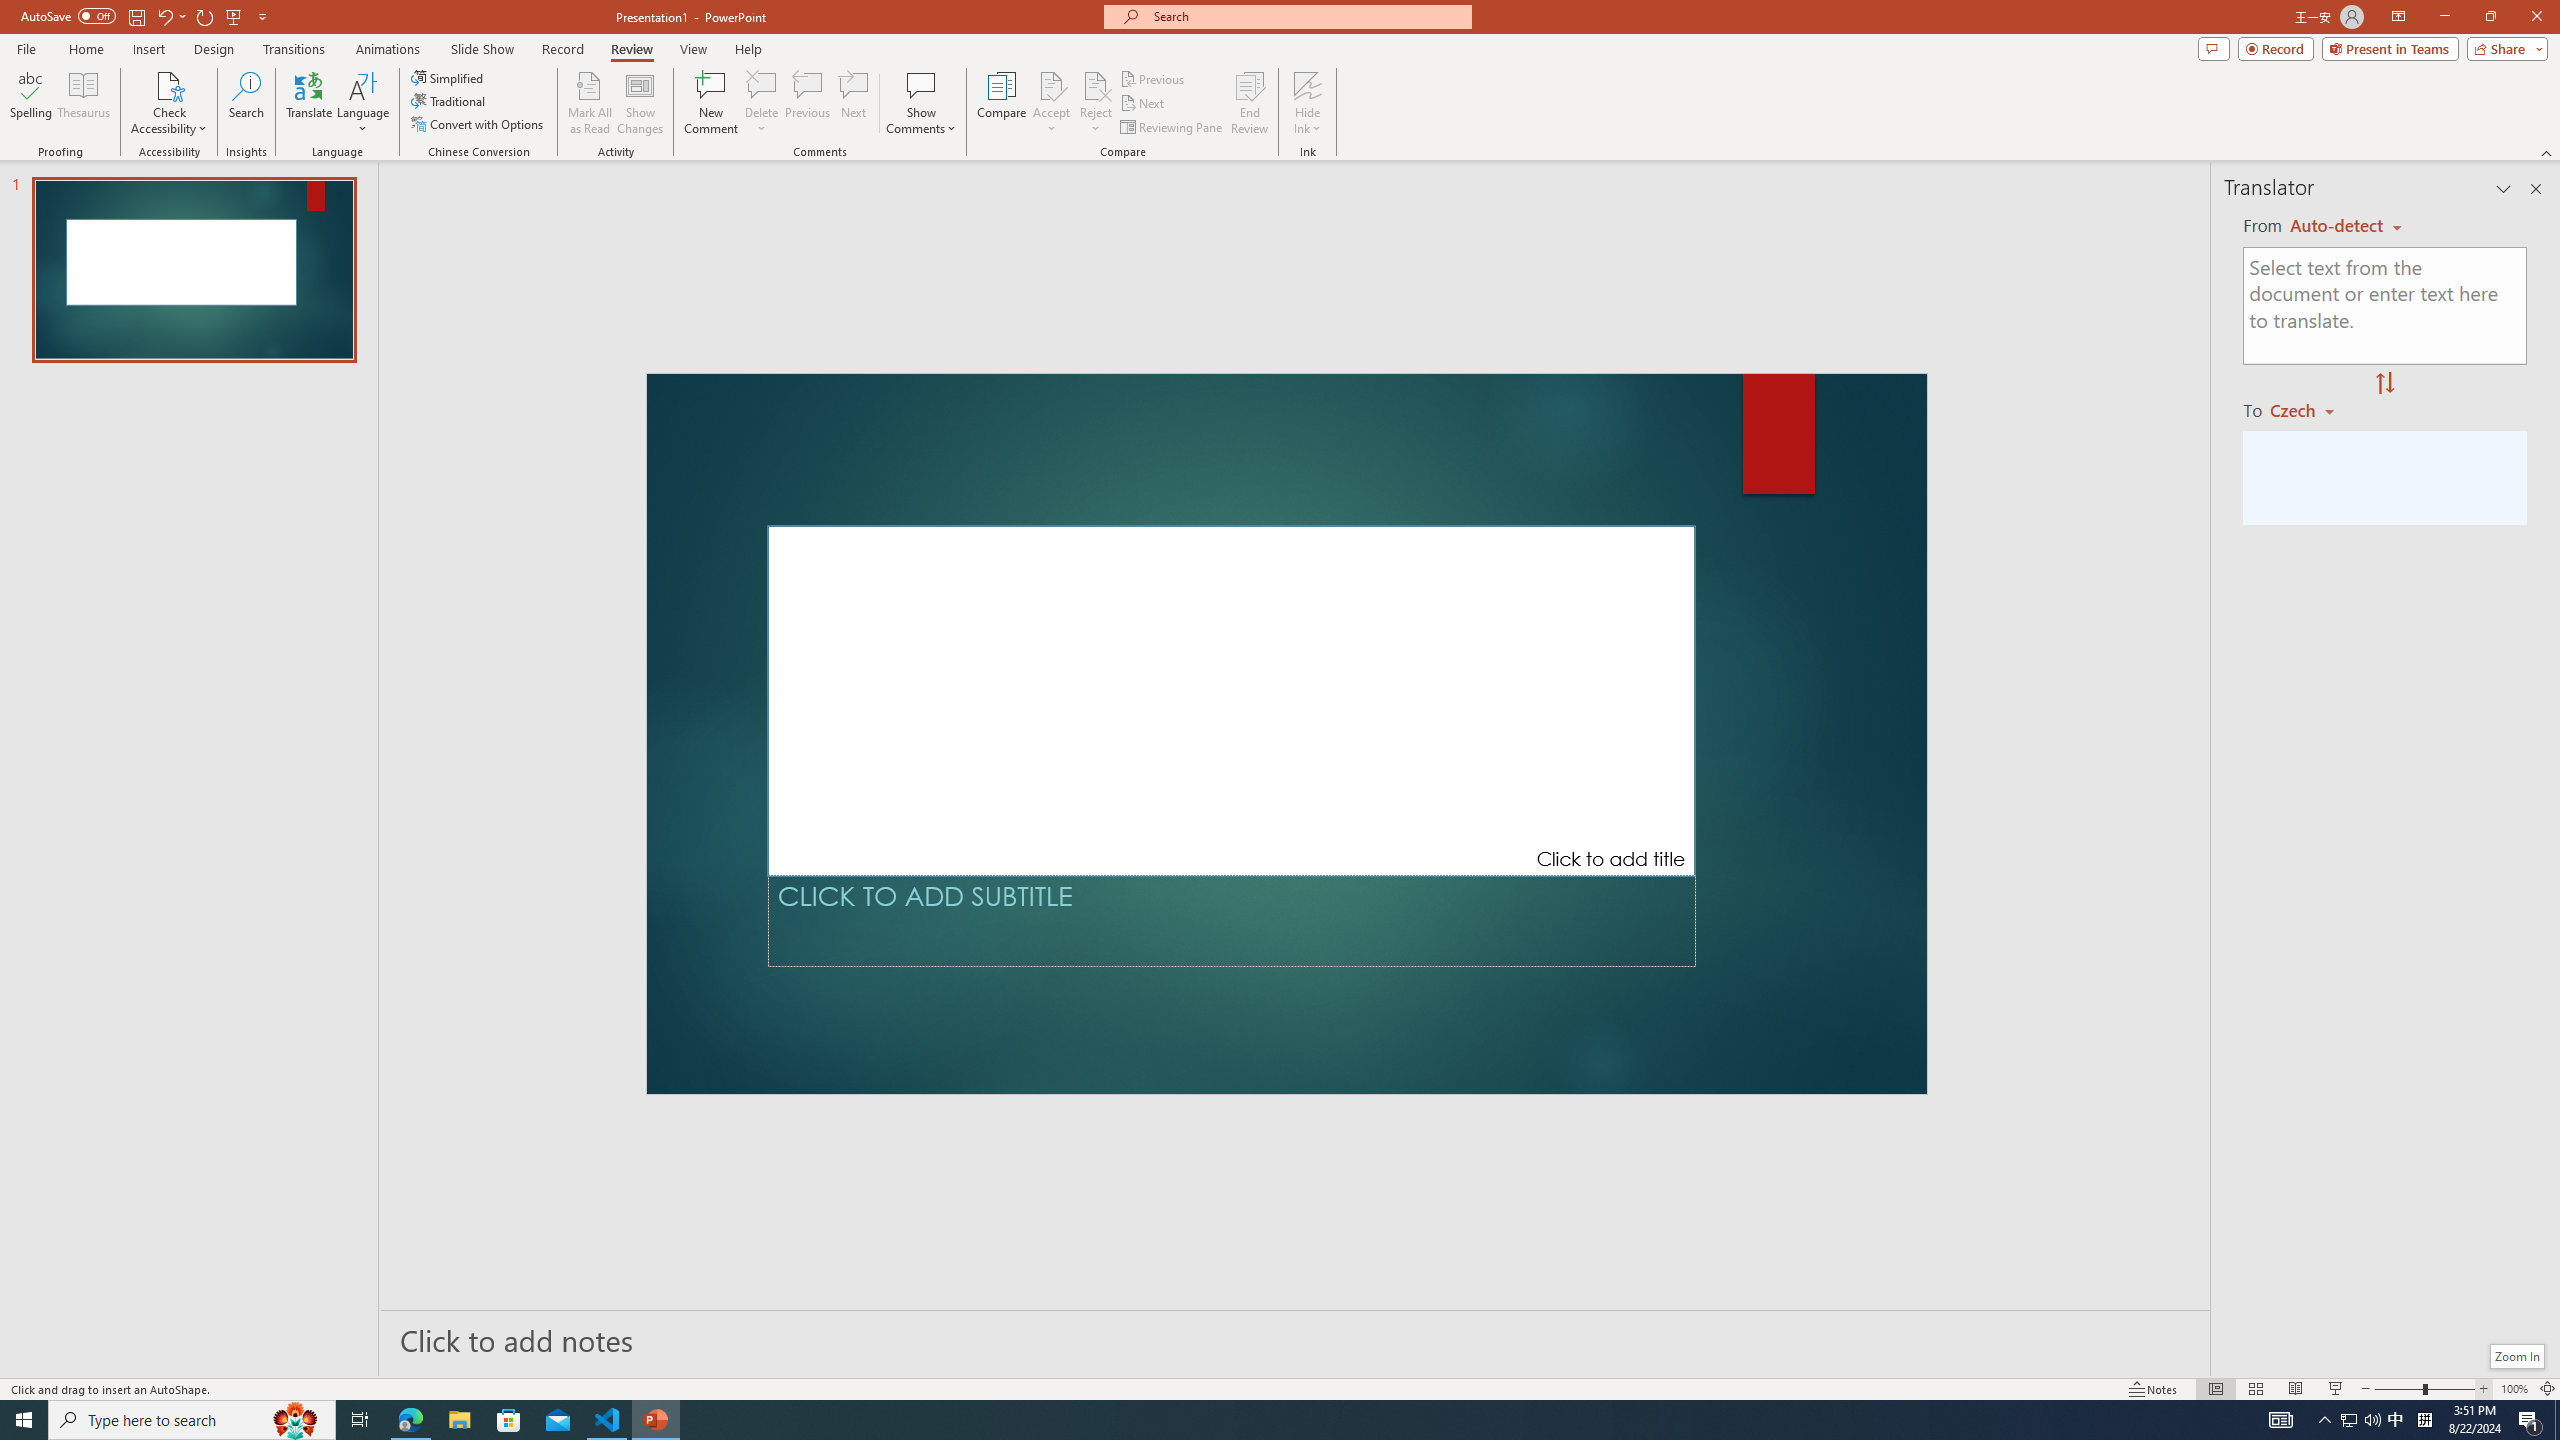 Image resolution: width=2560 pixels, height=1440 pixels. What do you see at coordinates (163, 15) in the screenshot?
I see `'Undo'` at bounding box center [163, 15].